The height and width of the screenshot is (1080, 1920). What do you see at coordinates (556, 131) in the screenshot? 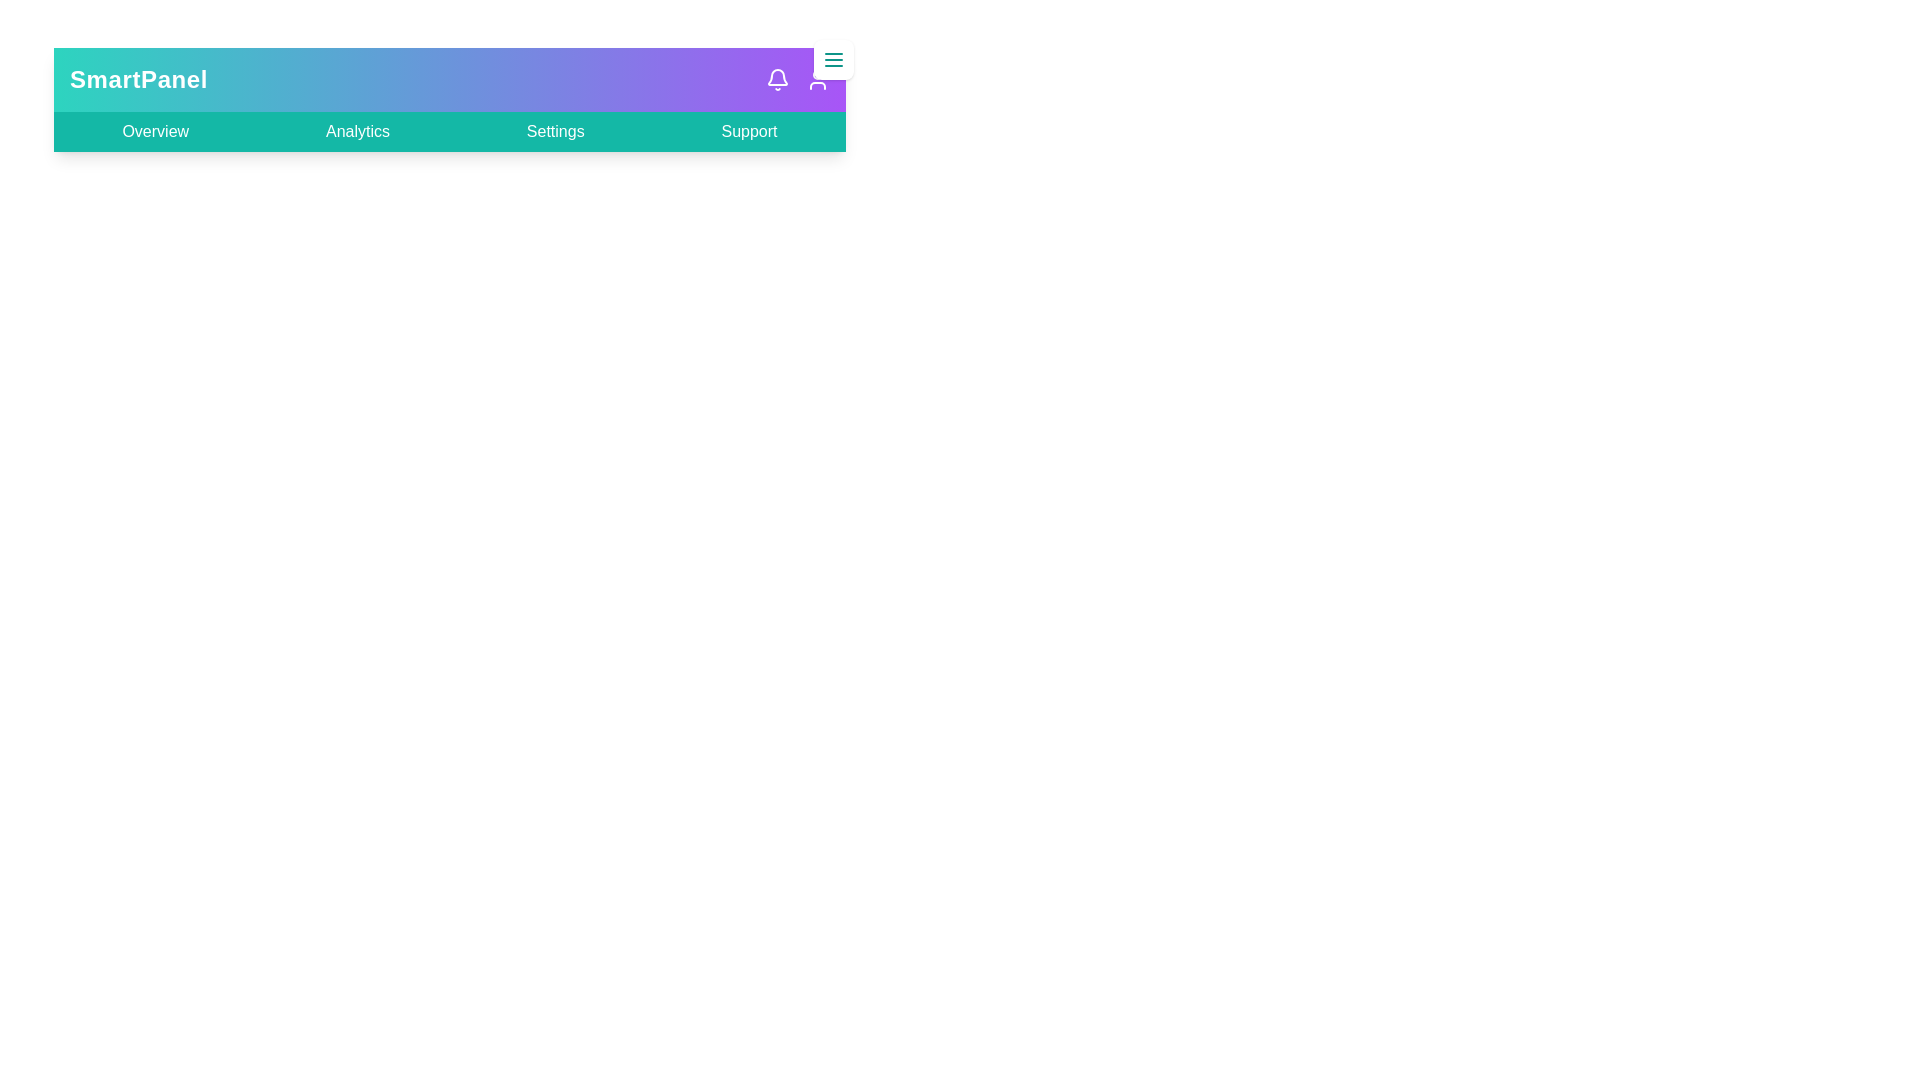
I see `the Settings link to navigate to the respective section` at bounding box center [556, 131].